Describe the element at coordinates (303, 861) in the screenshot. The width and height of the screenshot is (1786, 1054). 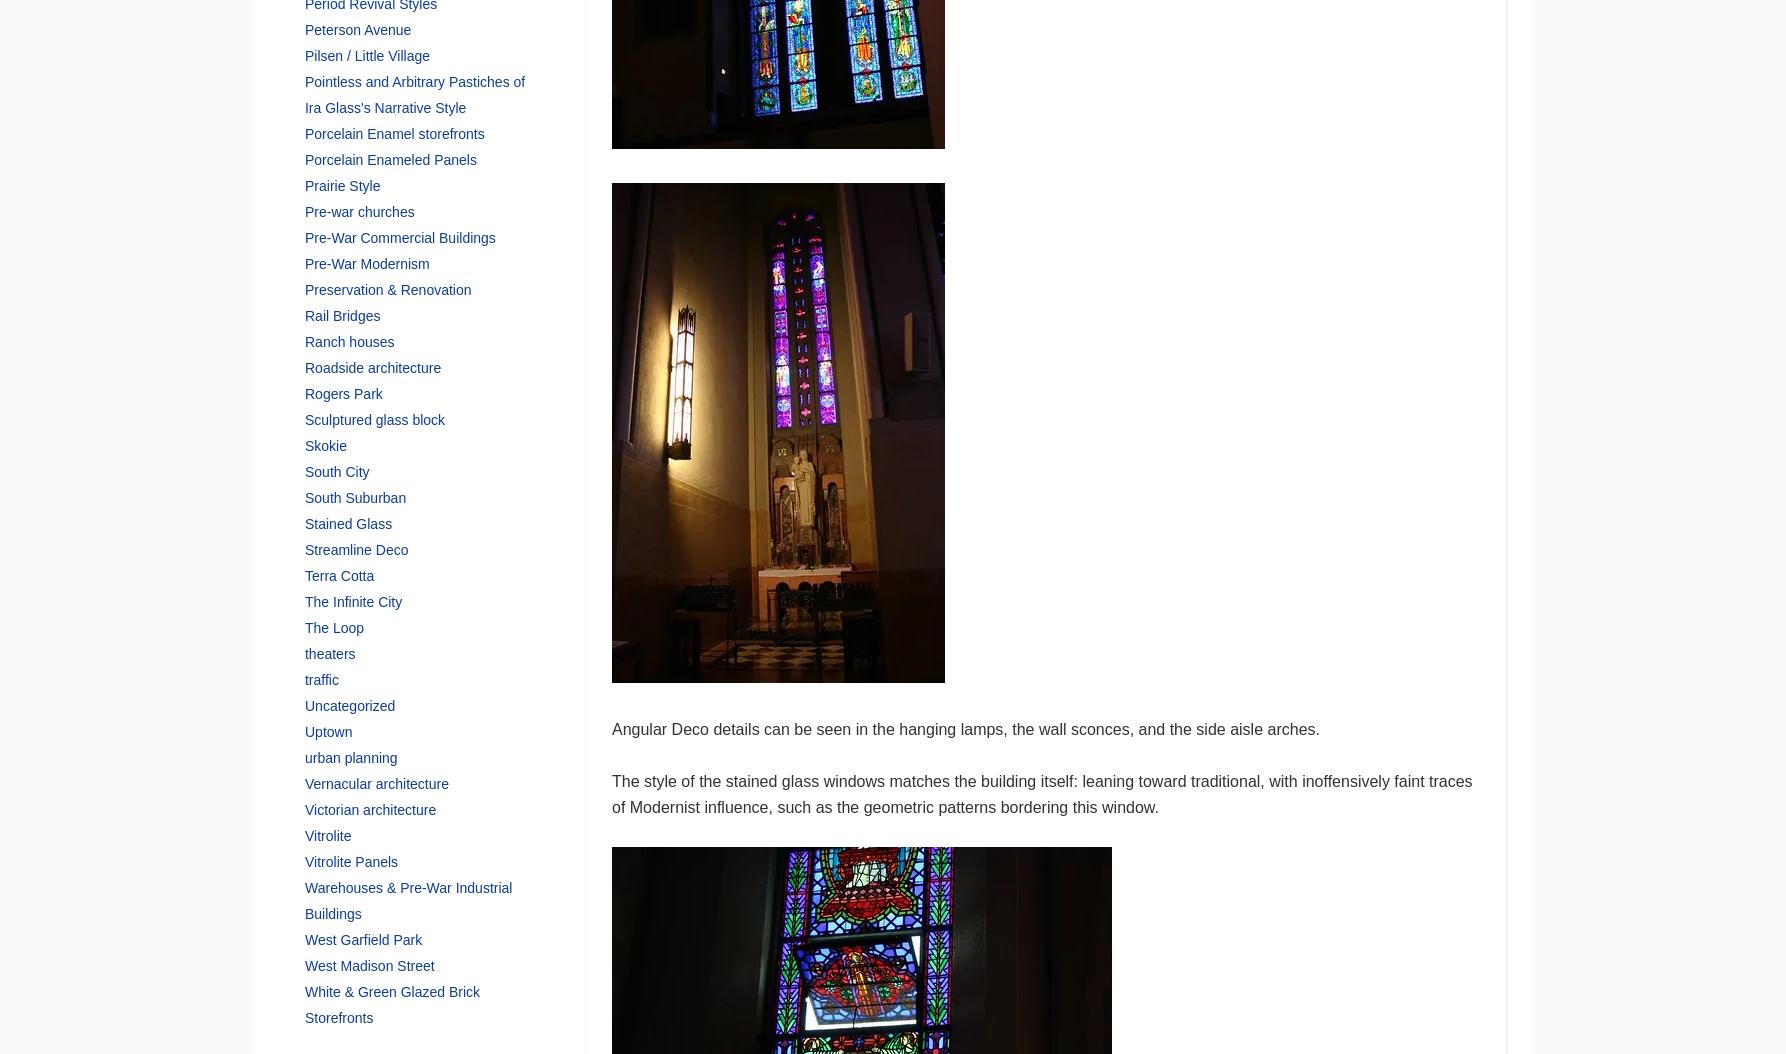
I see `'Vitrolite Panels'` at that location.